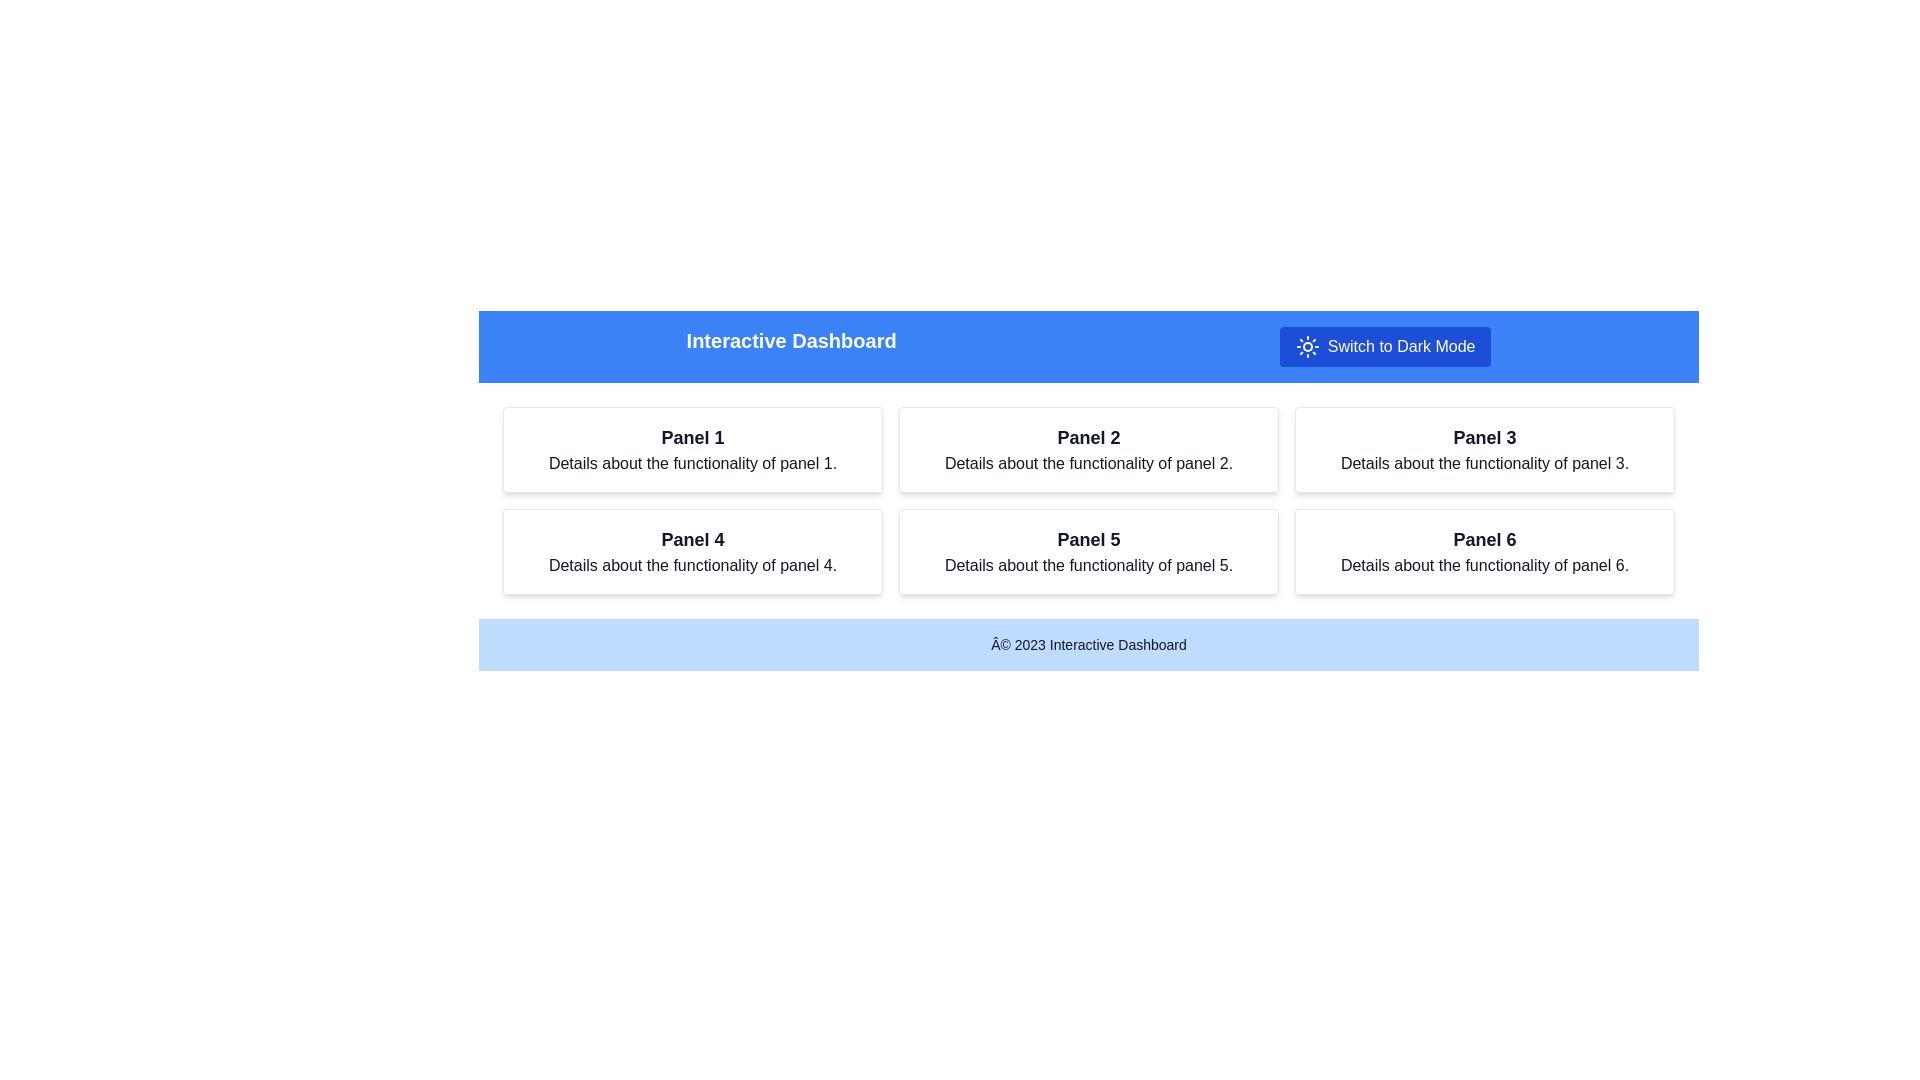  What do you see at coordinates (1484, 551) in the screenshot?
I see `the Informational panel labeled 'Panel 6' which contains a bold title and a subtitle, located in the bottom-right corner of a 3x2 grid layout` at bounding box center [1484, 551].